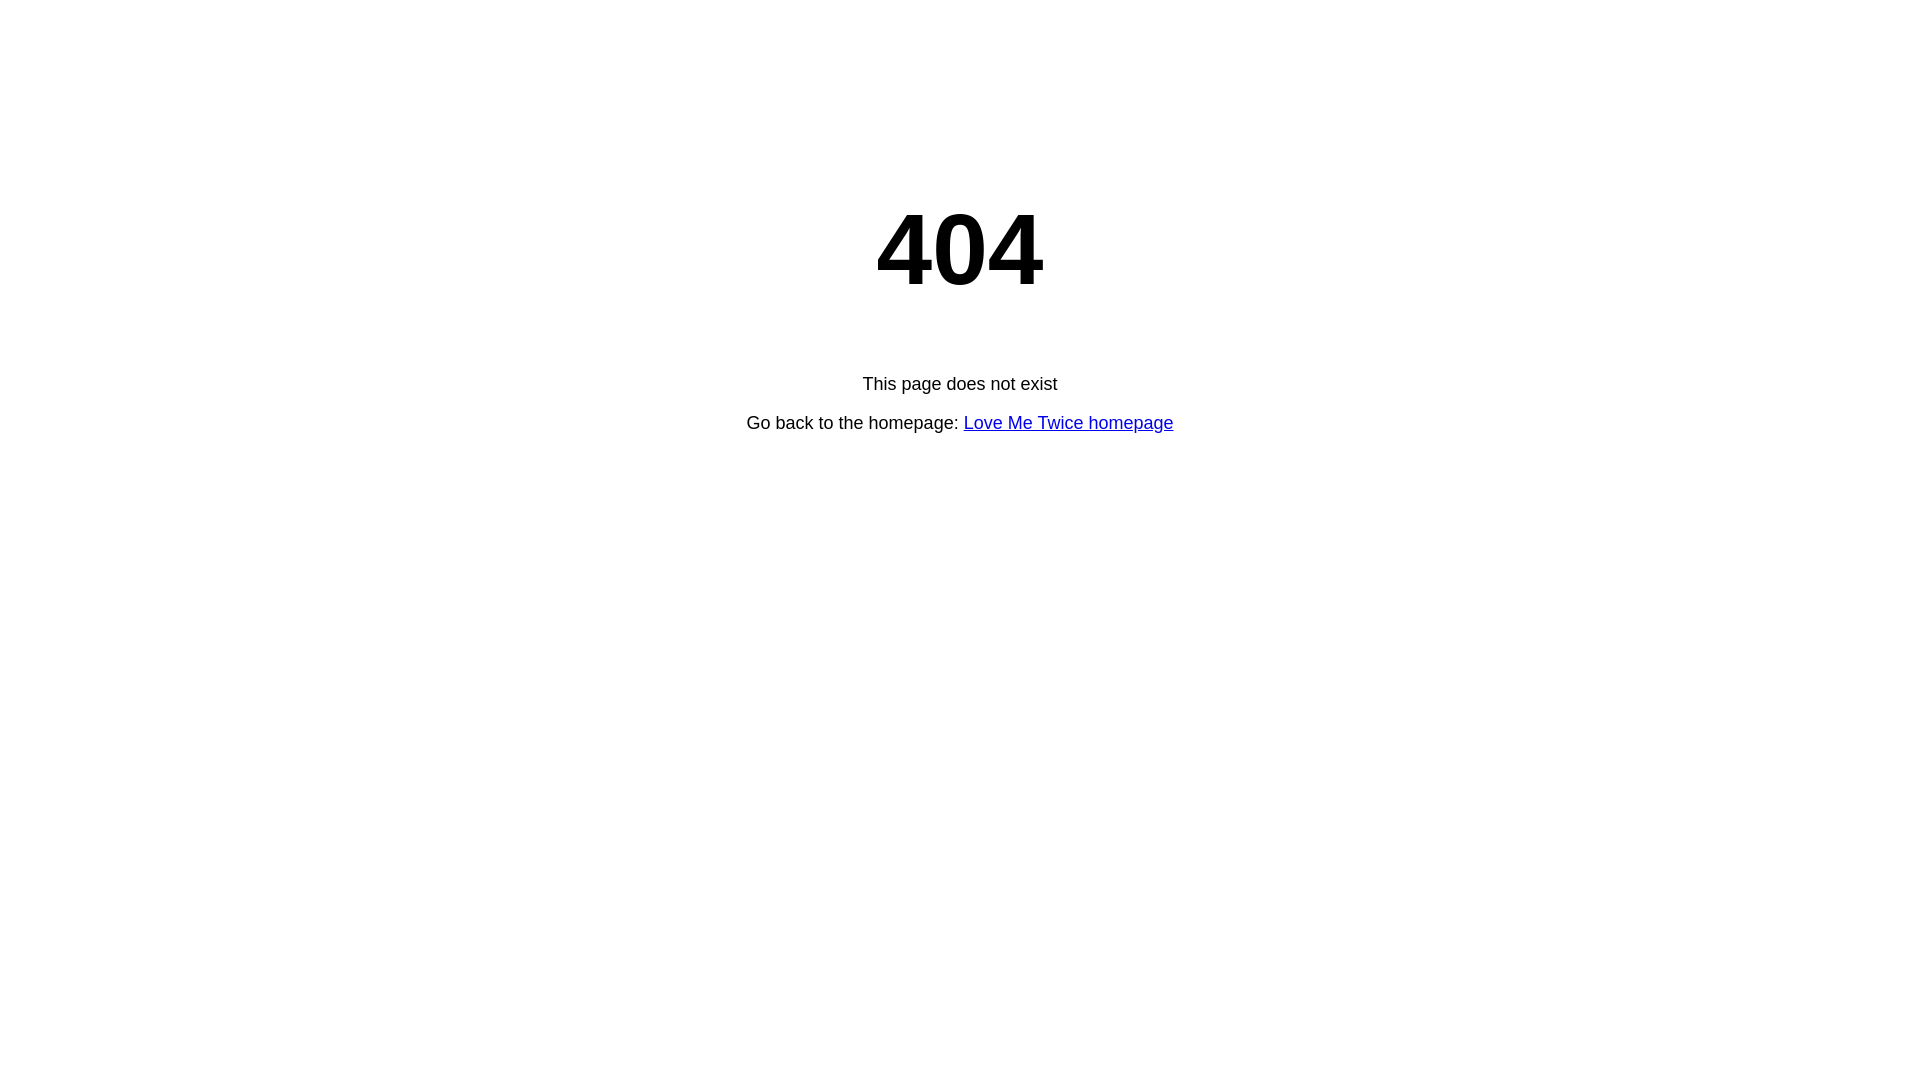 The height and width of the screenshot is (1080, 1920). I want to click on 'Love Me Twice homepage', so click(1068, 422).